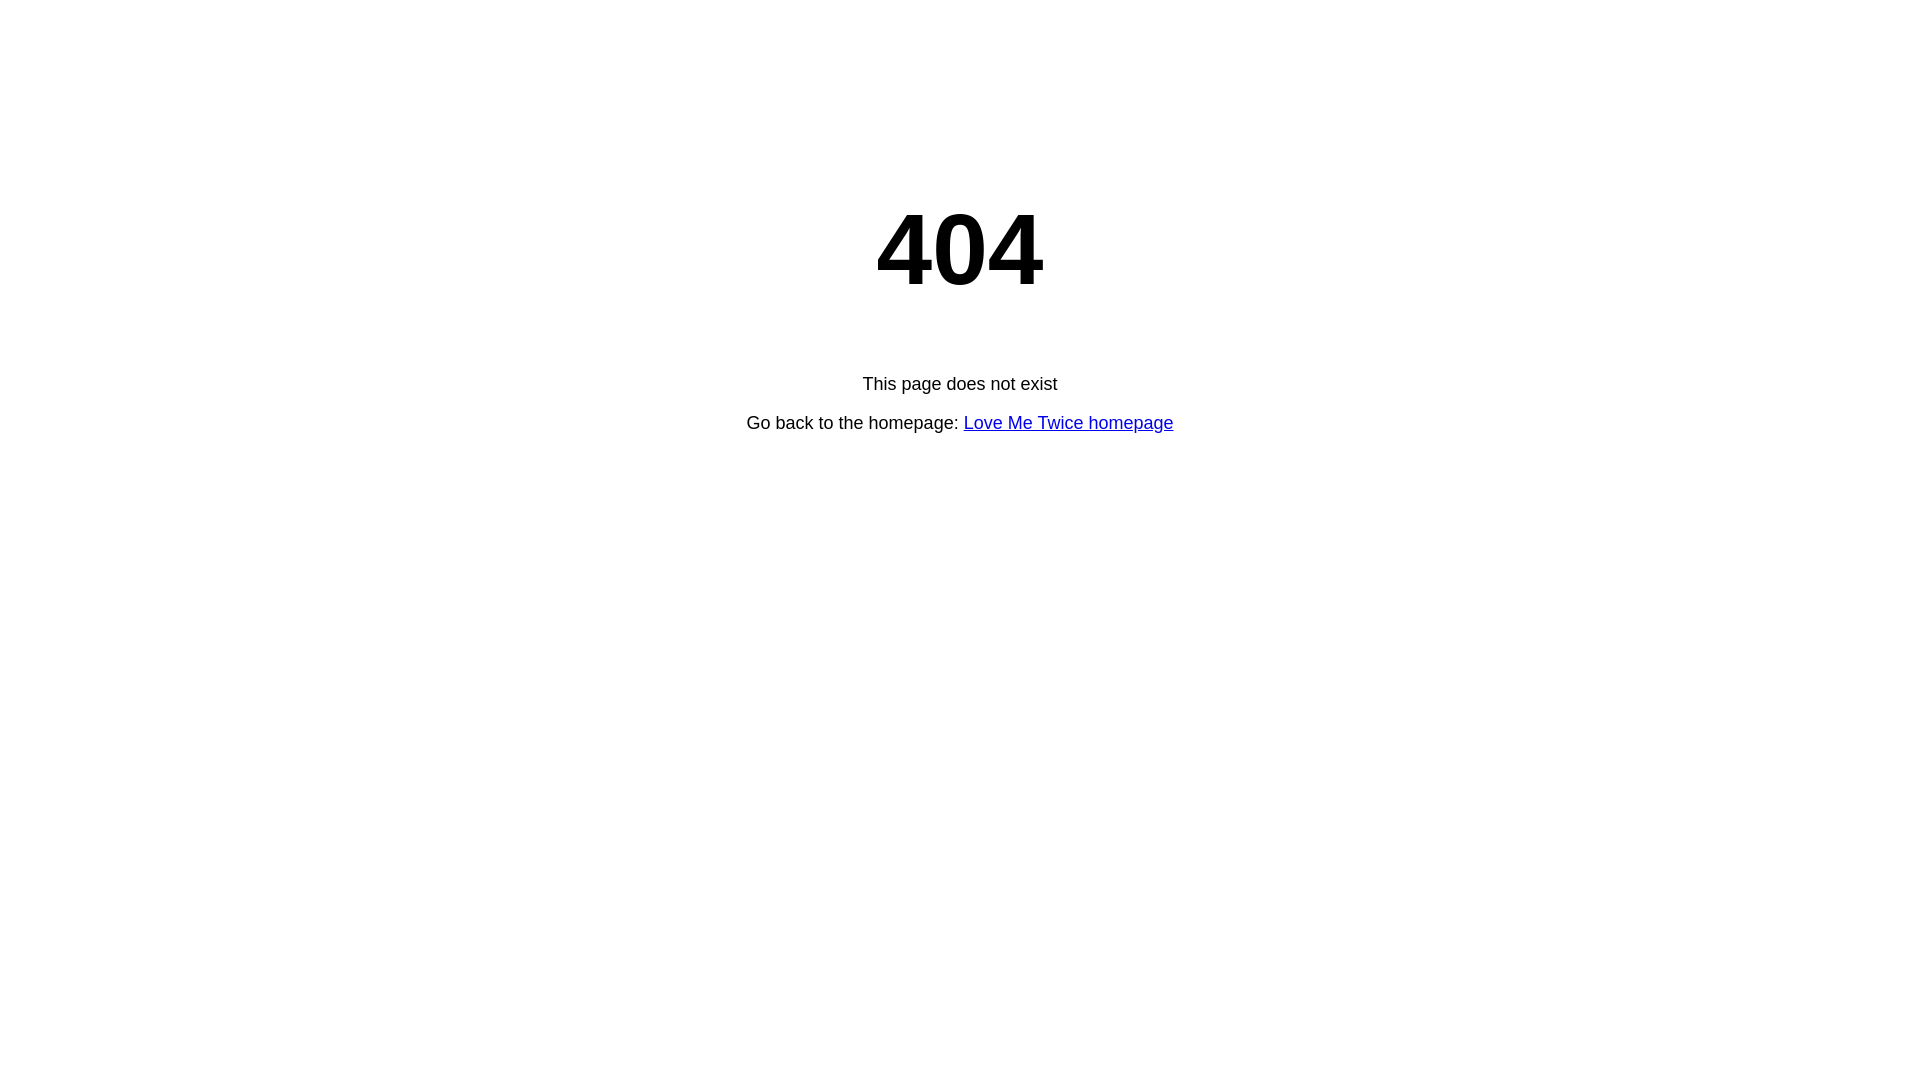 The height and width of the screenshot is (1080, 1920). I want to click on 'Love Me Twice homepage', so click(1068, 422).